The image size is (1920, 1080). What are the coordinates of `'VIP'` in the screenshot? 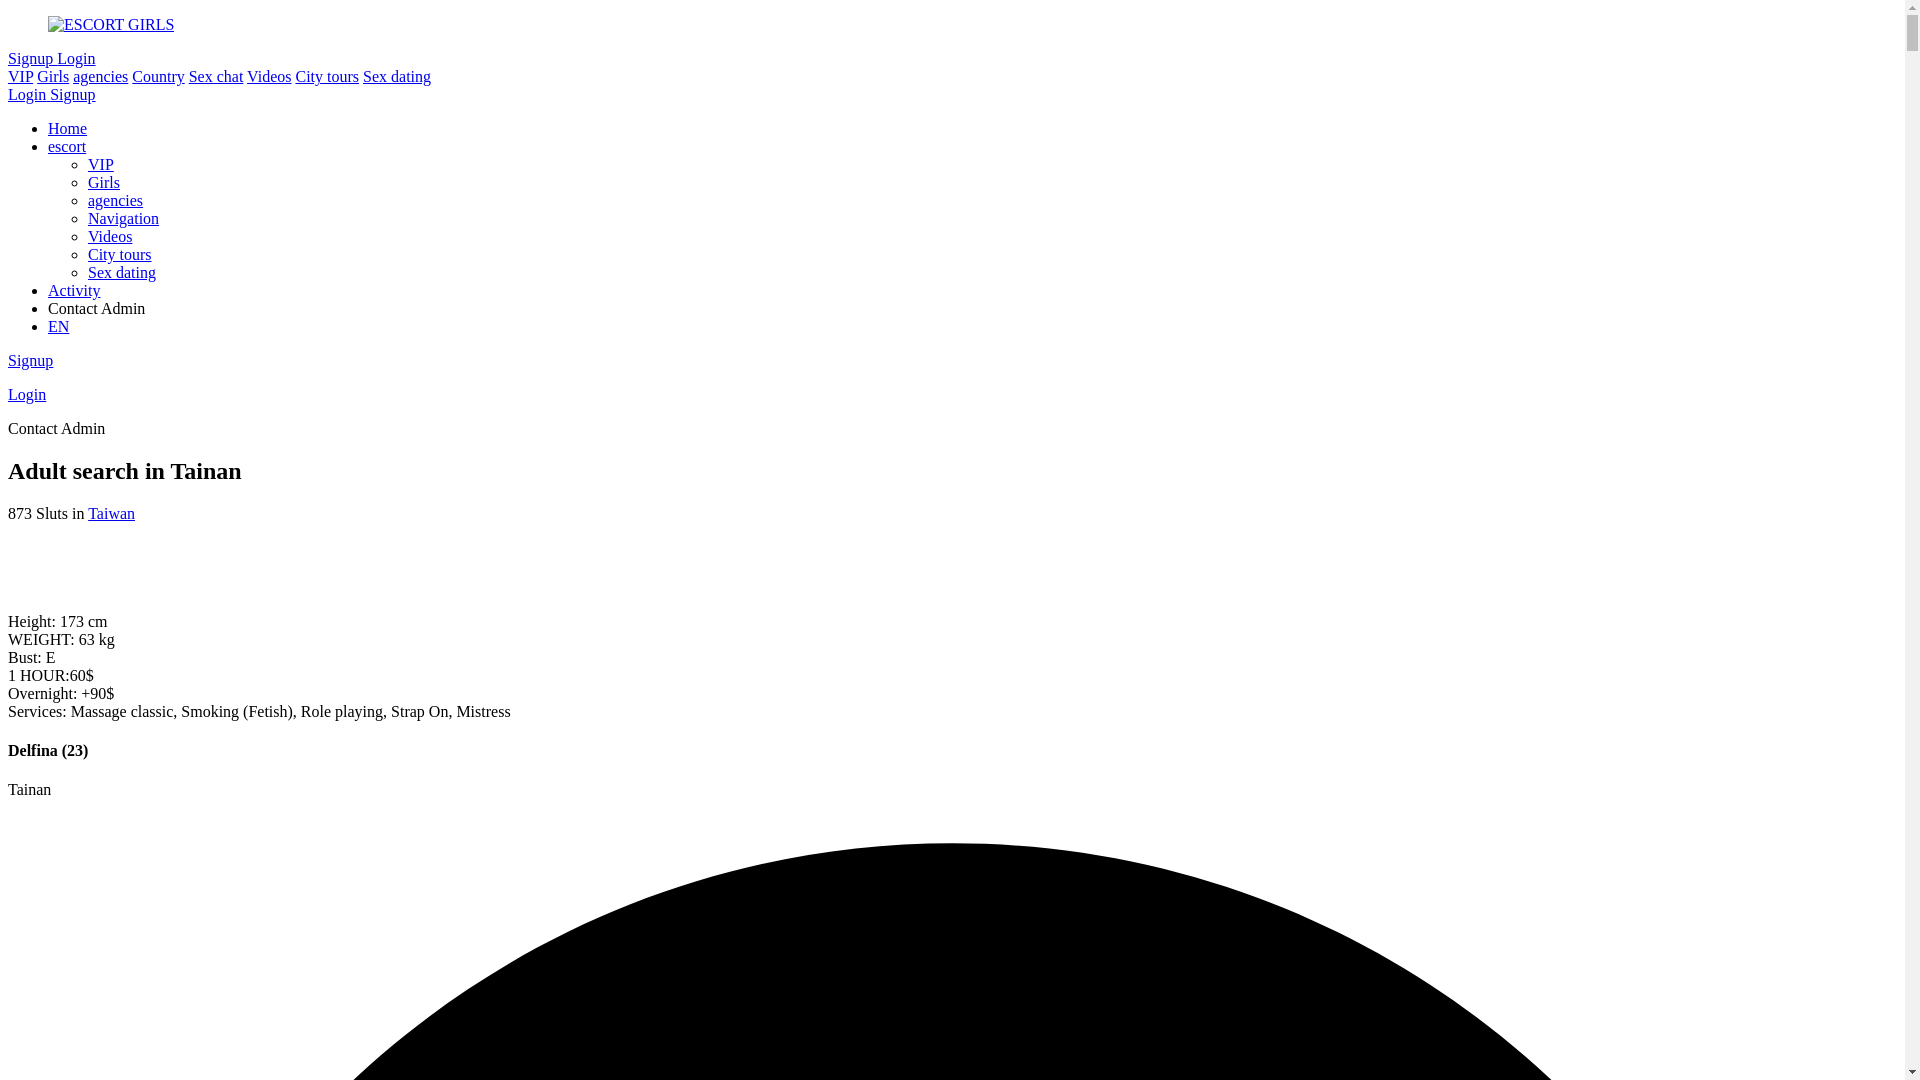 It's located at (20, 75).